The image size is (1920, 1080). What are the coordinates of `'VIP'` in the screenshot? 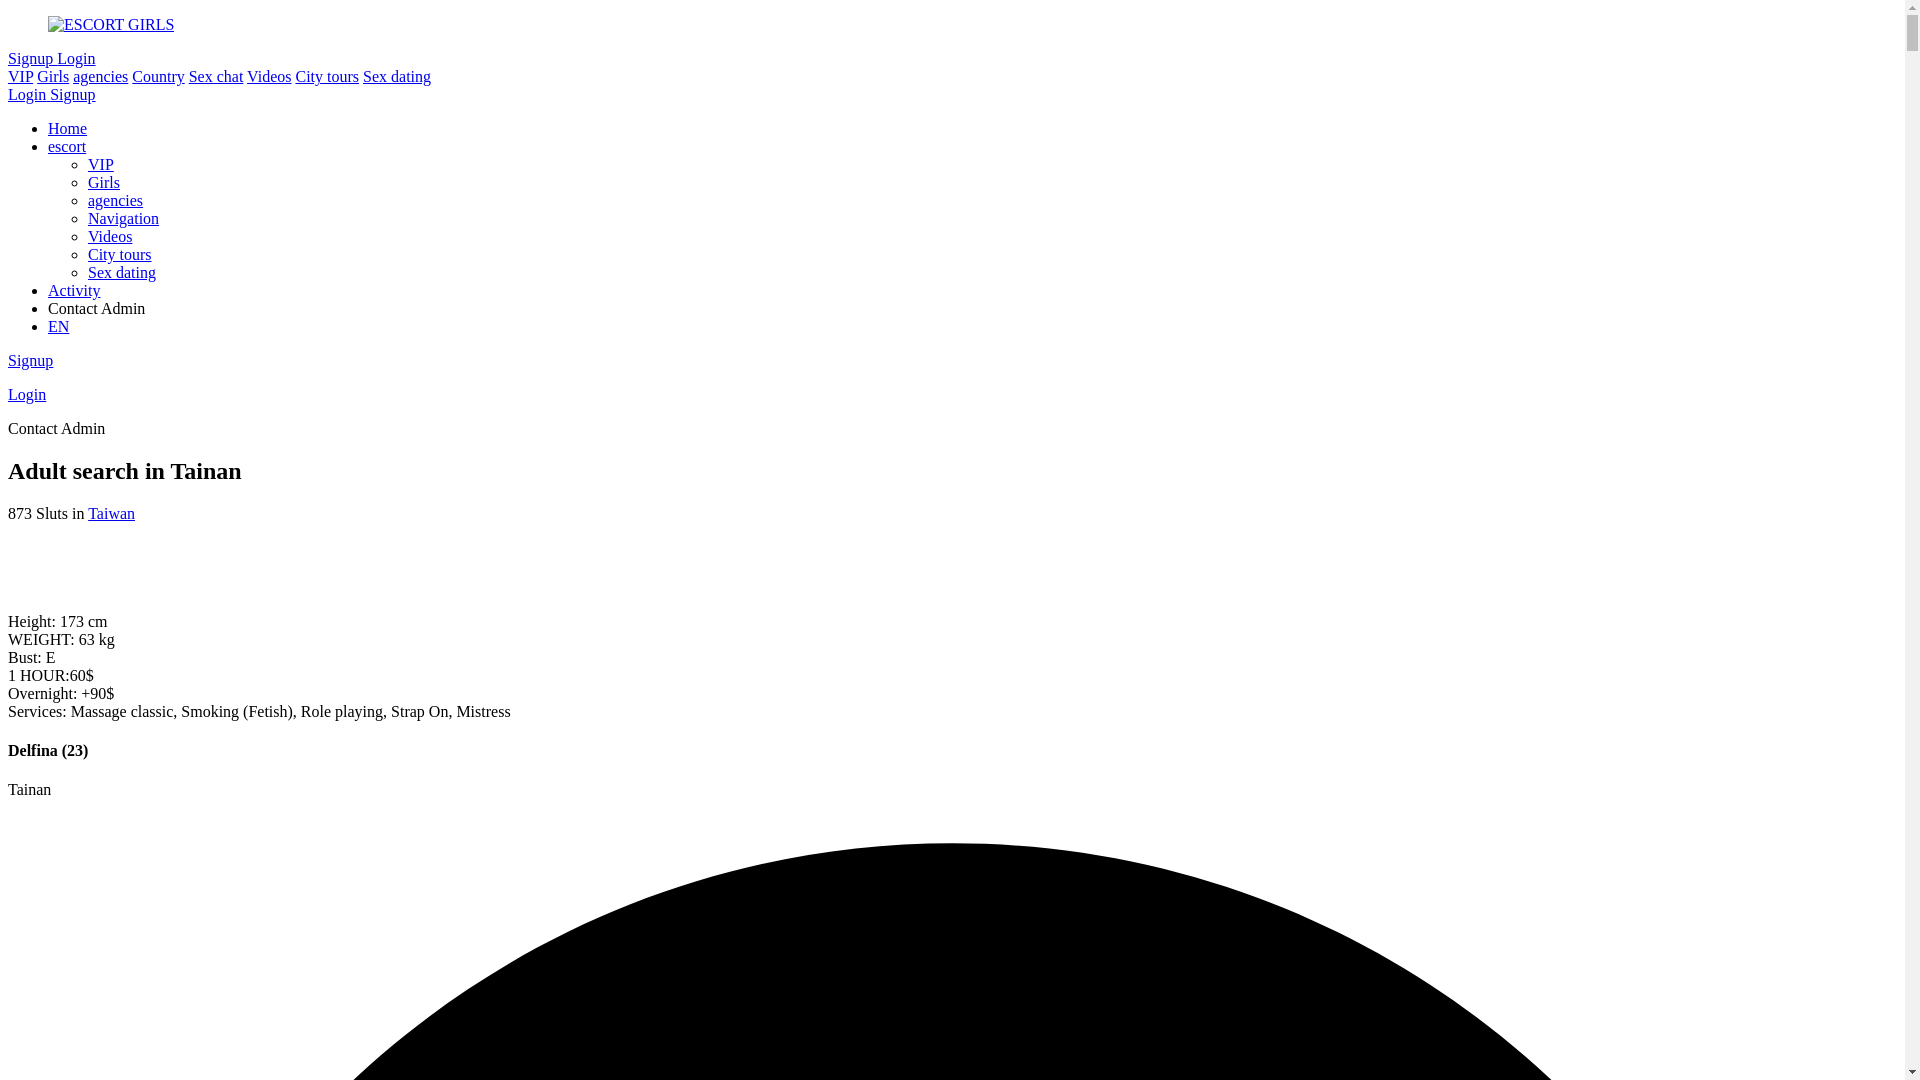 It's located at (20, 75).